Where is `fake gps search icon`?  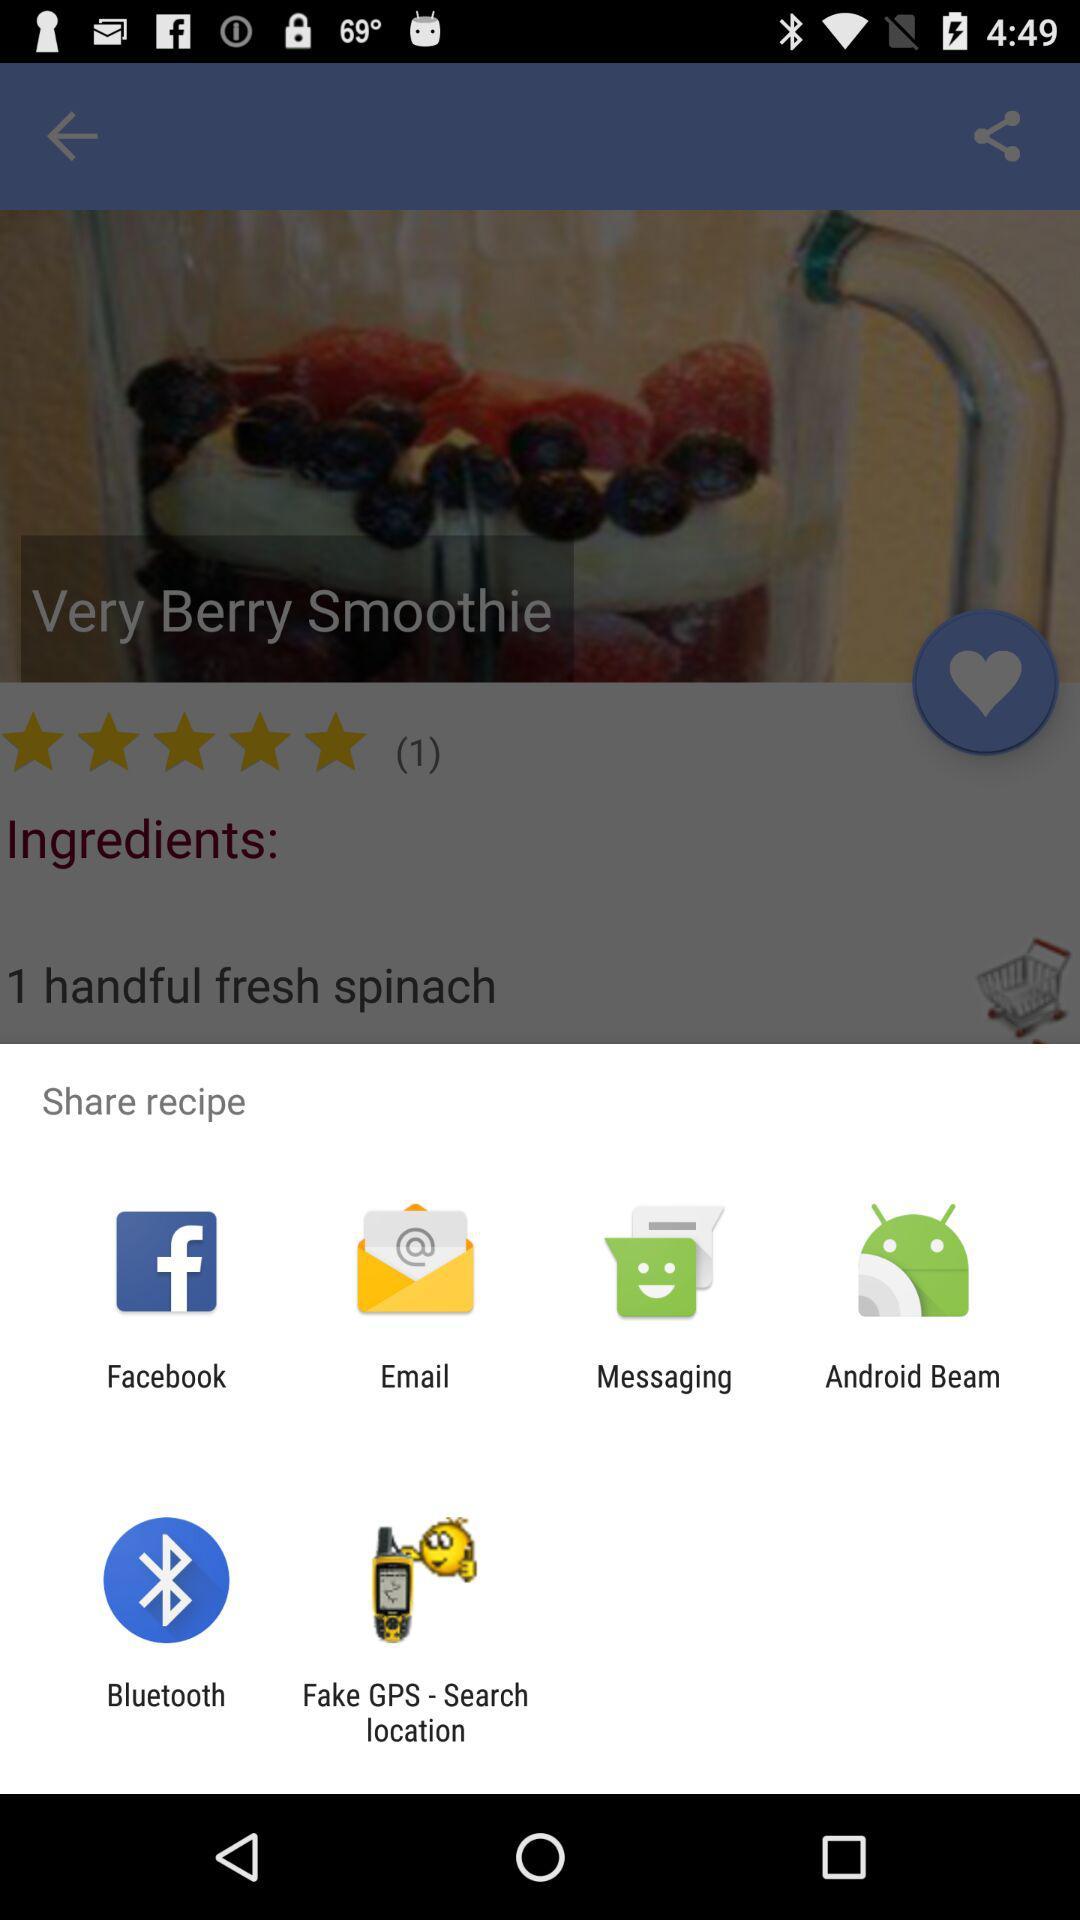 fake gps search icon is located at coordinates (414, 1711).